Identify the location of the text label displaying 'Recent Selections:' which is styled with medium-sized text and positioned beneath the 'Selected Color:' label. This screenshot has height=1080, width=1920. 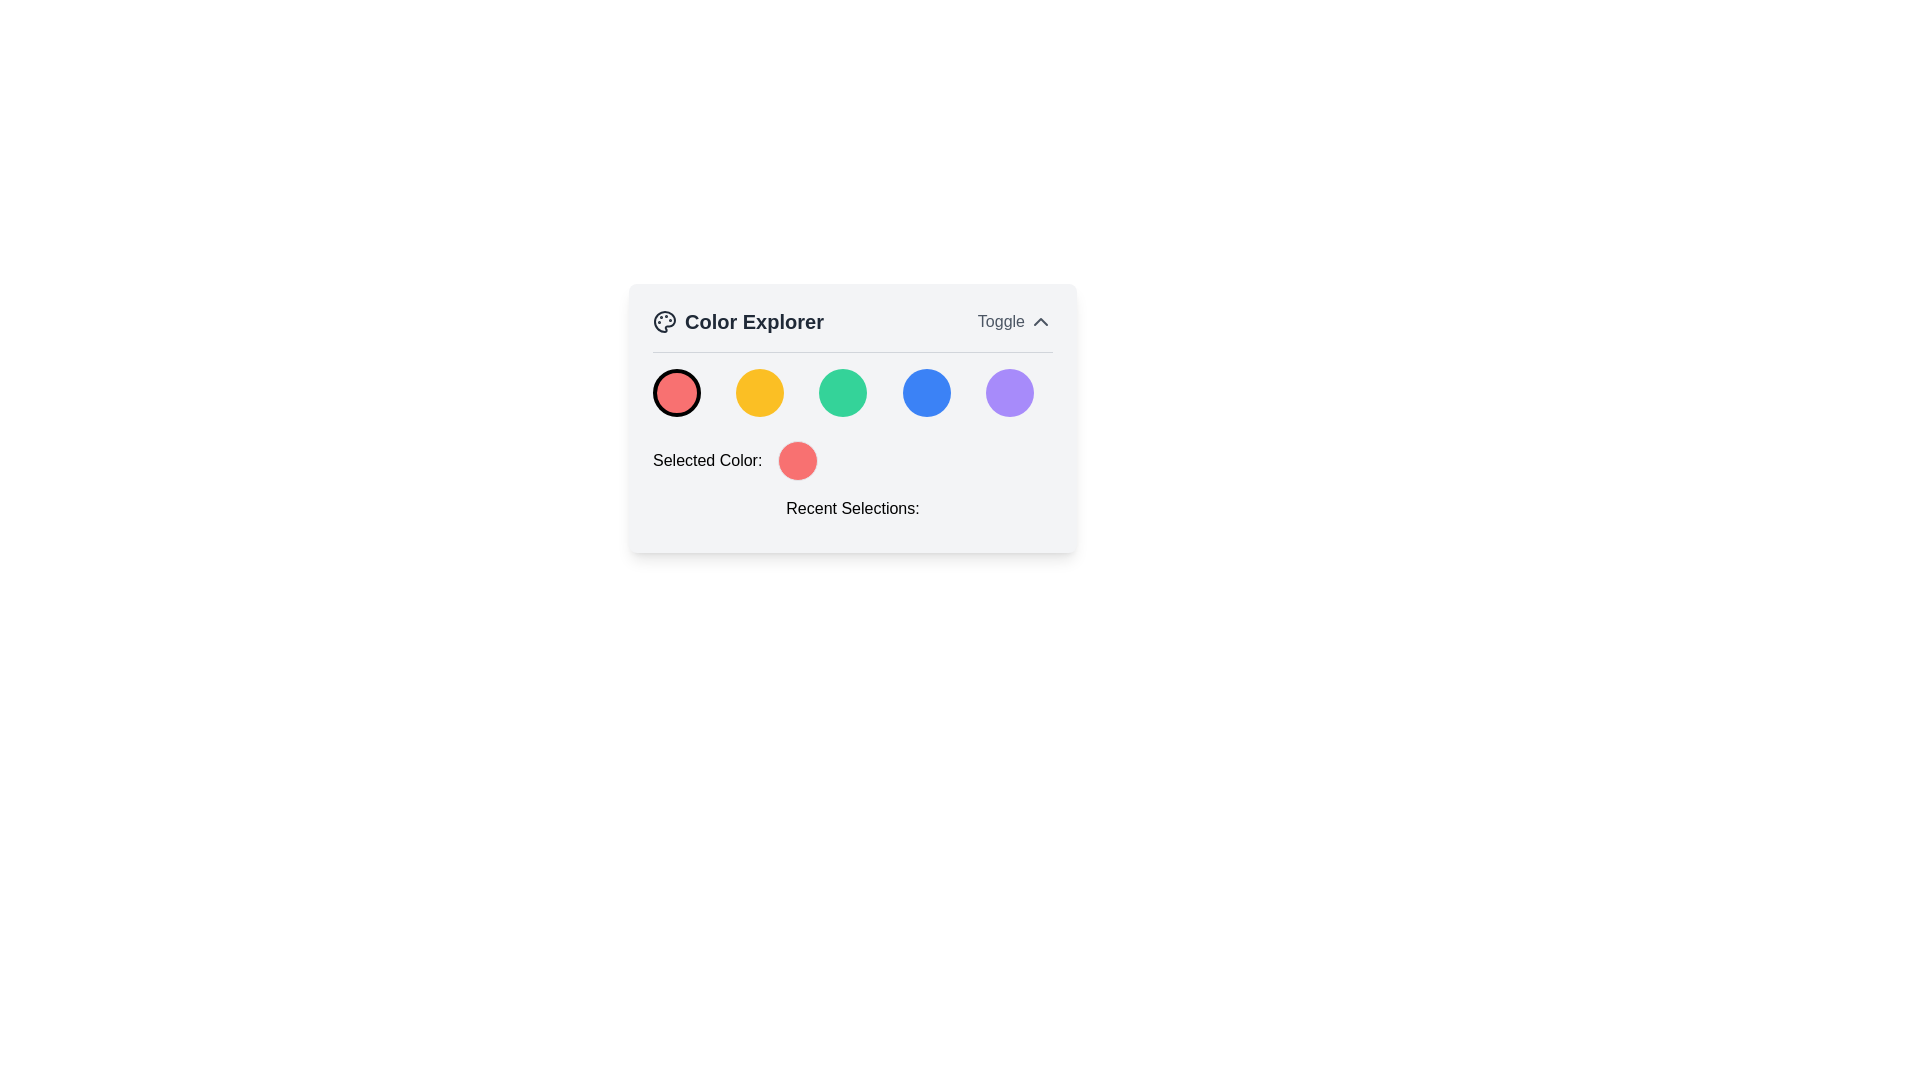
(853, 508).